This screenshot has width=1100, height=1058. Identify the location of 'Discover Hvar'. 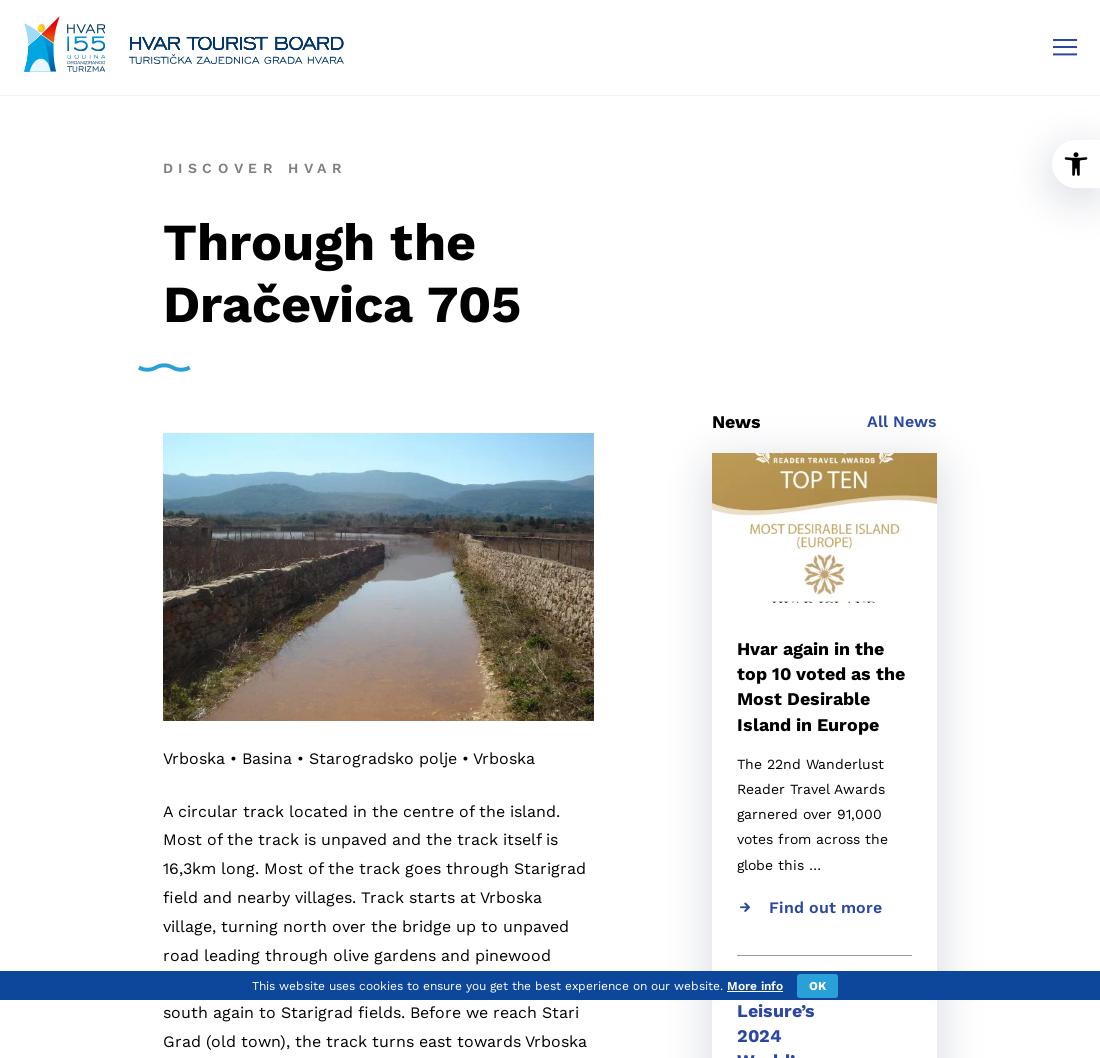
(254, 165).